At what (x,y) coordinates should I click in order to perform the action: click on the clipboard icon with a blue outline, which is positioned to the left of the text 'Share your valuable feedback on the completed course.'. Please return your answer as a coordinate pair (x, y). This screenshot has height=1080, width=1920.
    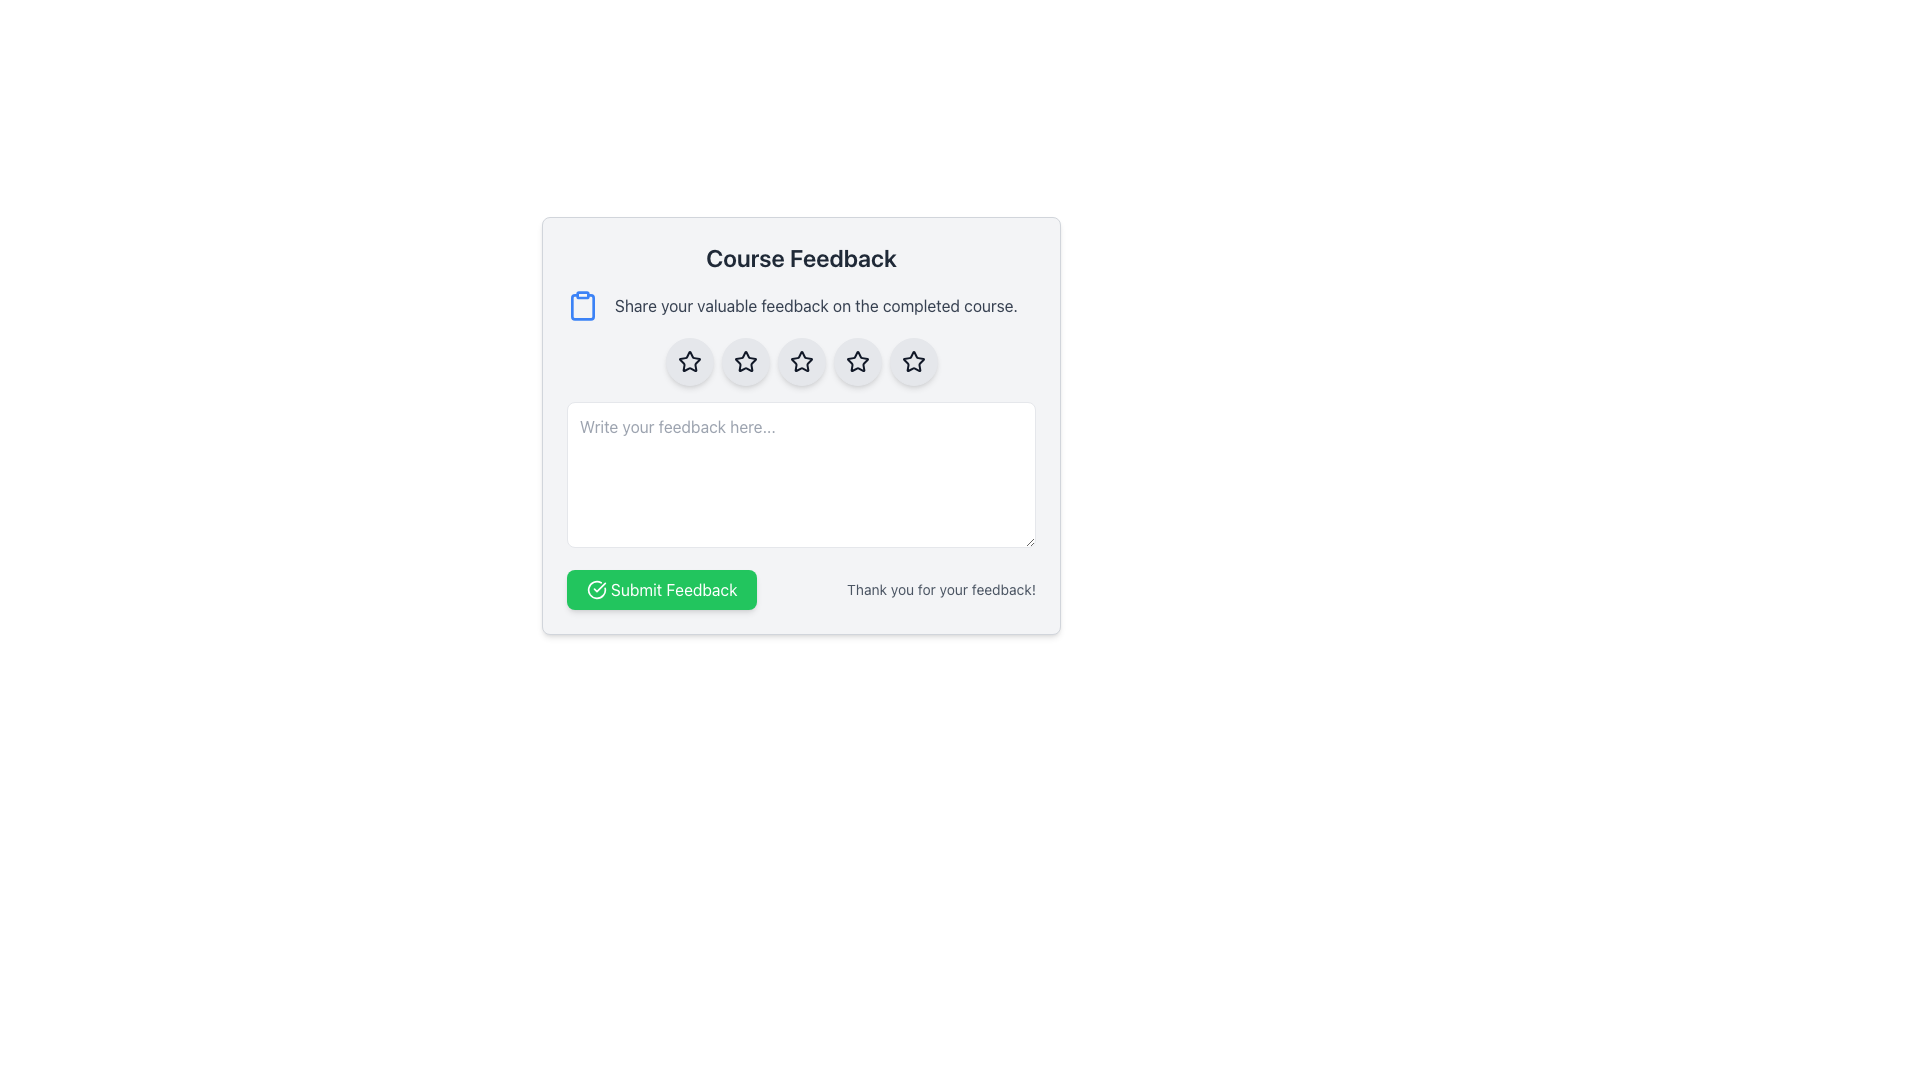
    Looking at the image, I should click on (581, 305).